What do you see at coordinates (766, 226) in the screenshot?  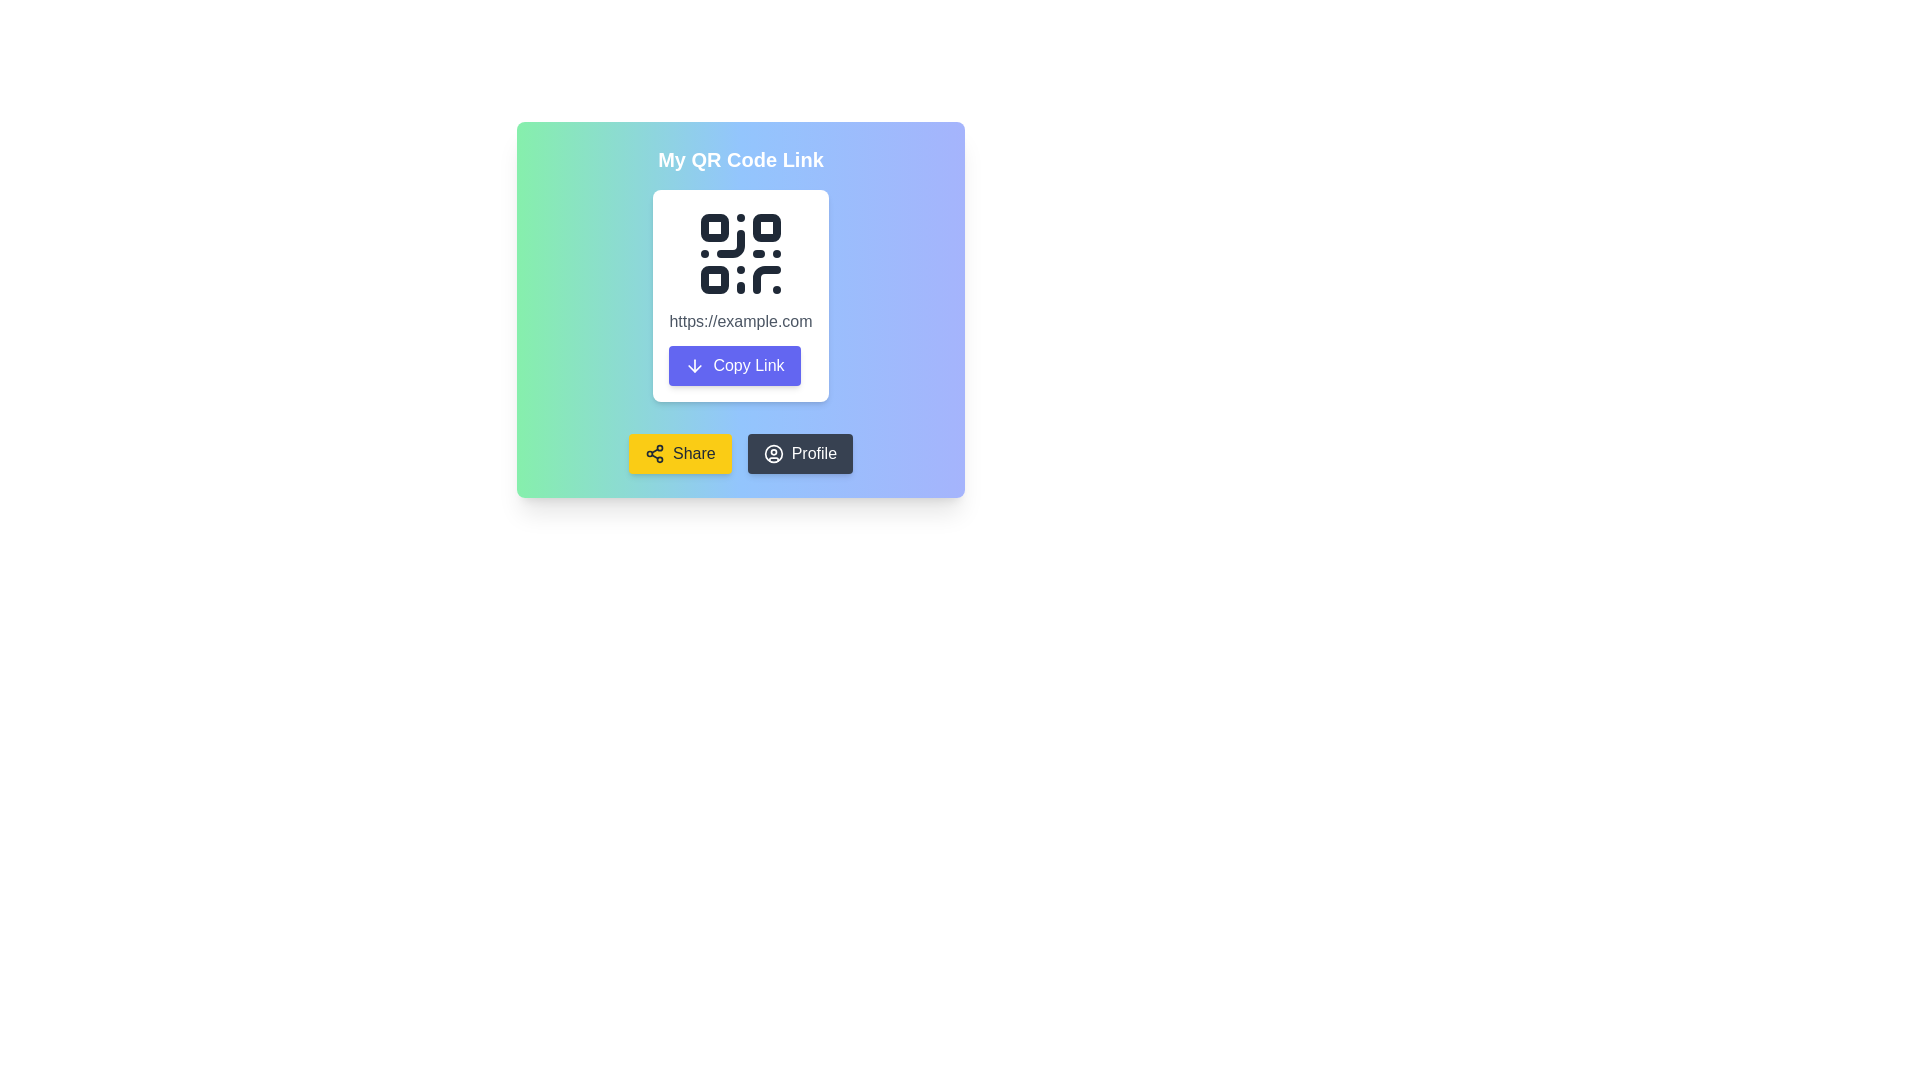 I see `the small square shape with rounded corners located near the top-right corner of the QR code graphic` at bounding box center [766, 226].